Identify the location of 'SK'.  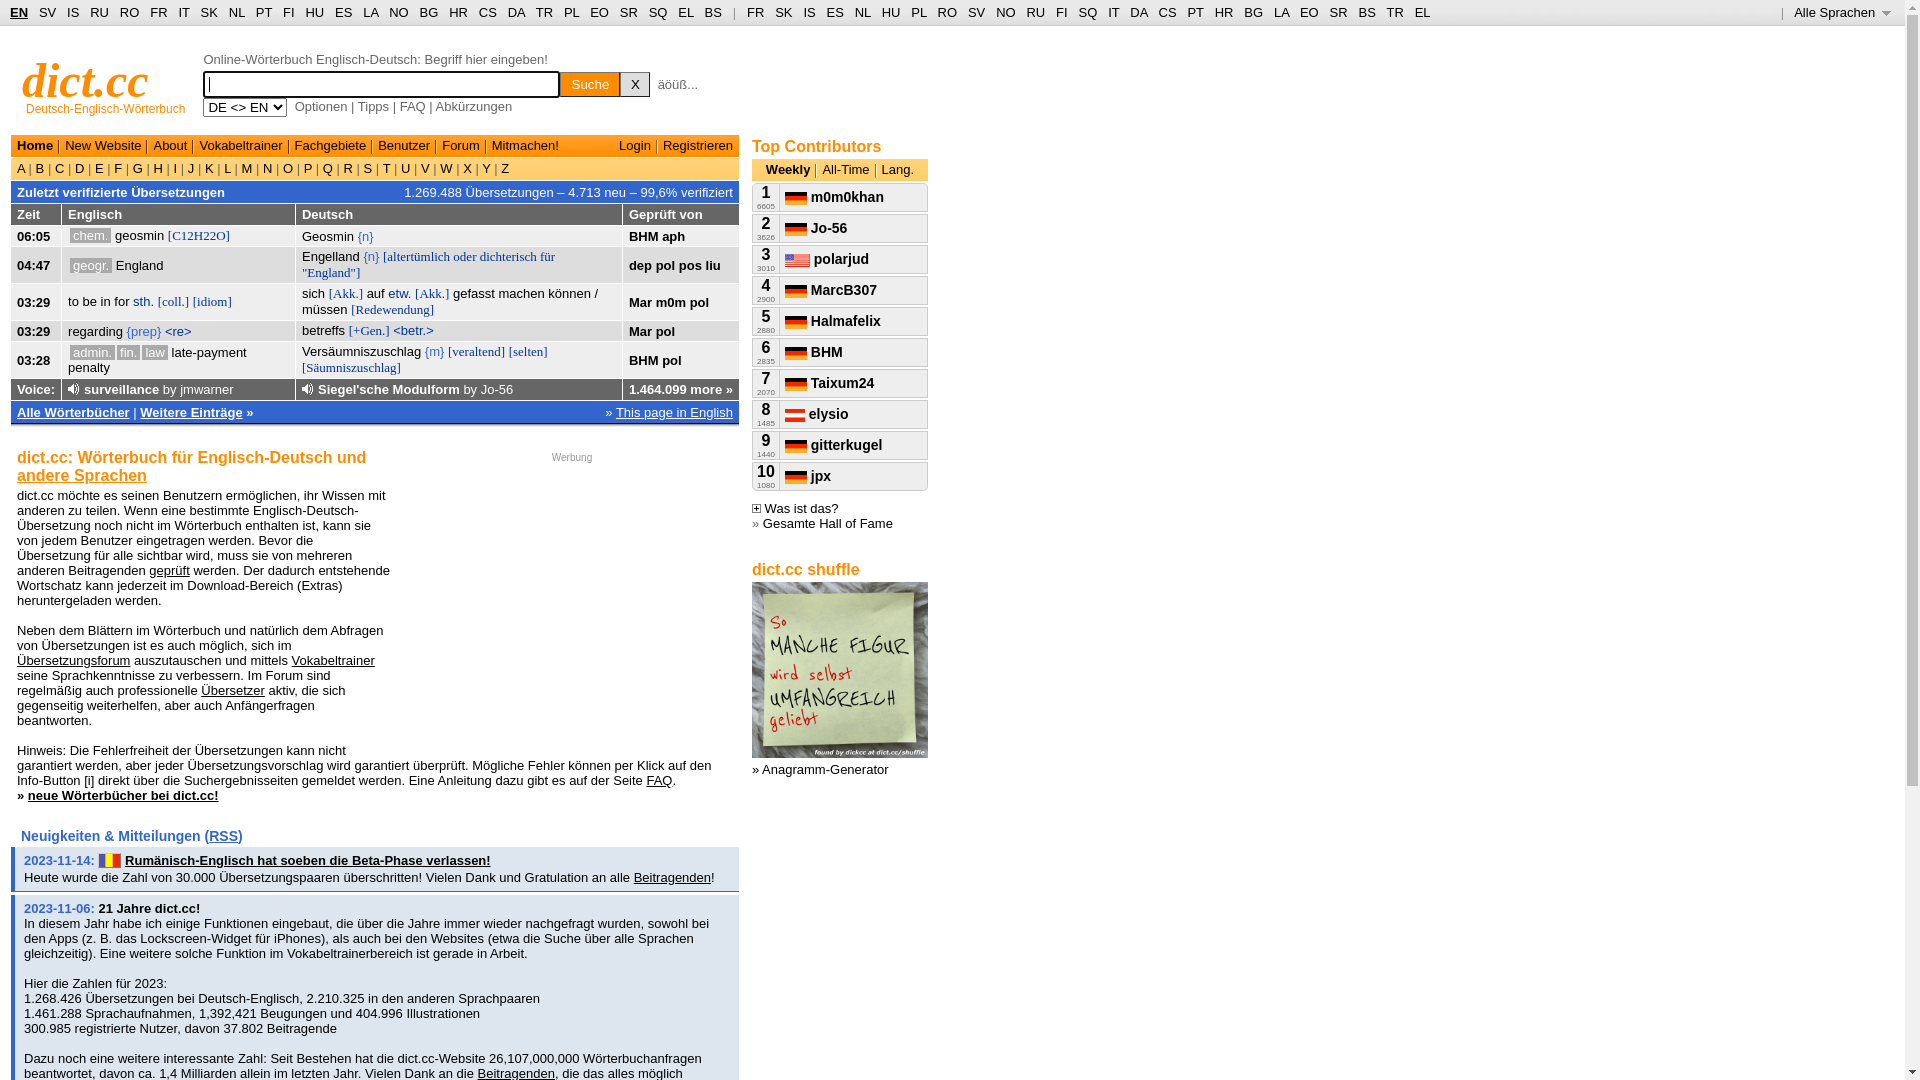
(773, 12).